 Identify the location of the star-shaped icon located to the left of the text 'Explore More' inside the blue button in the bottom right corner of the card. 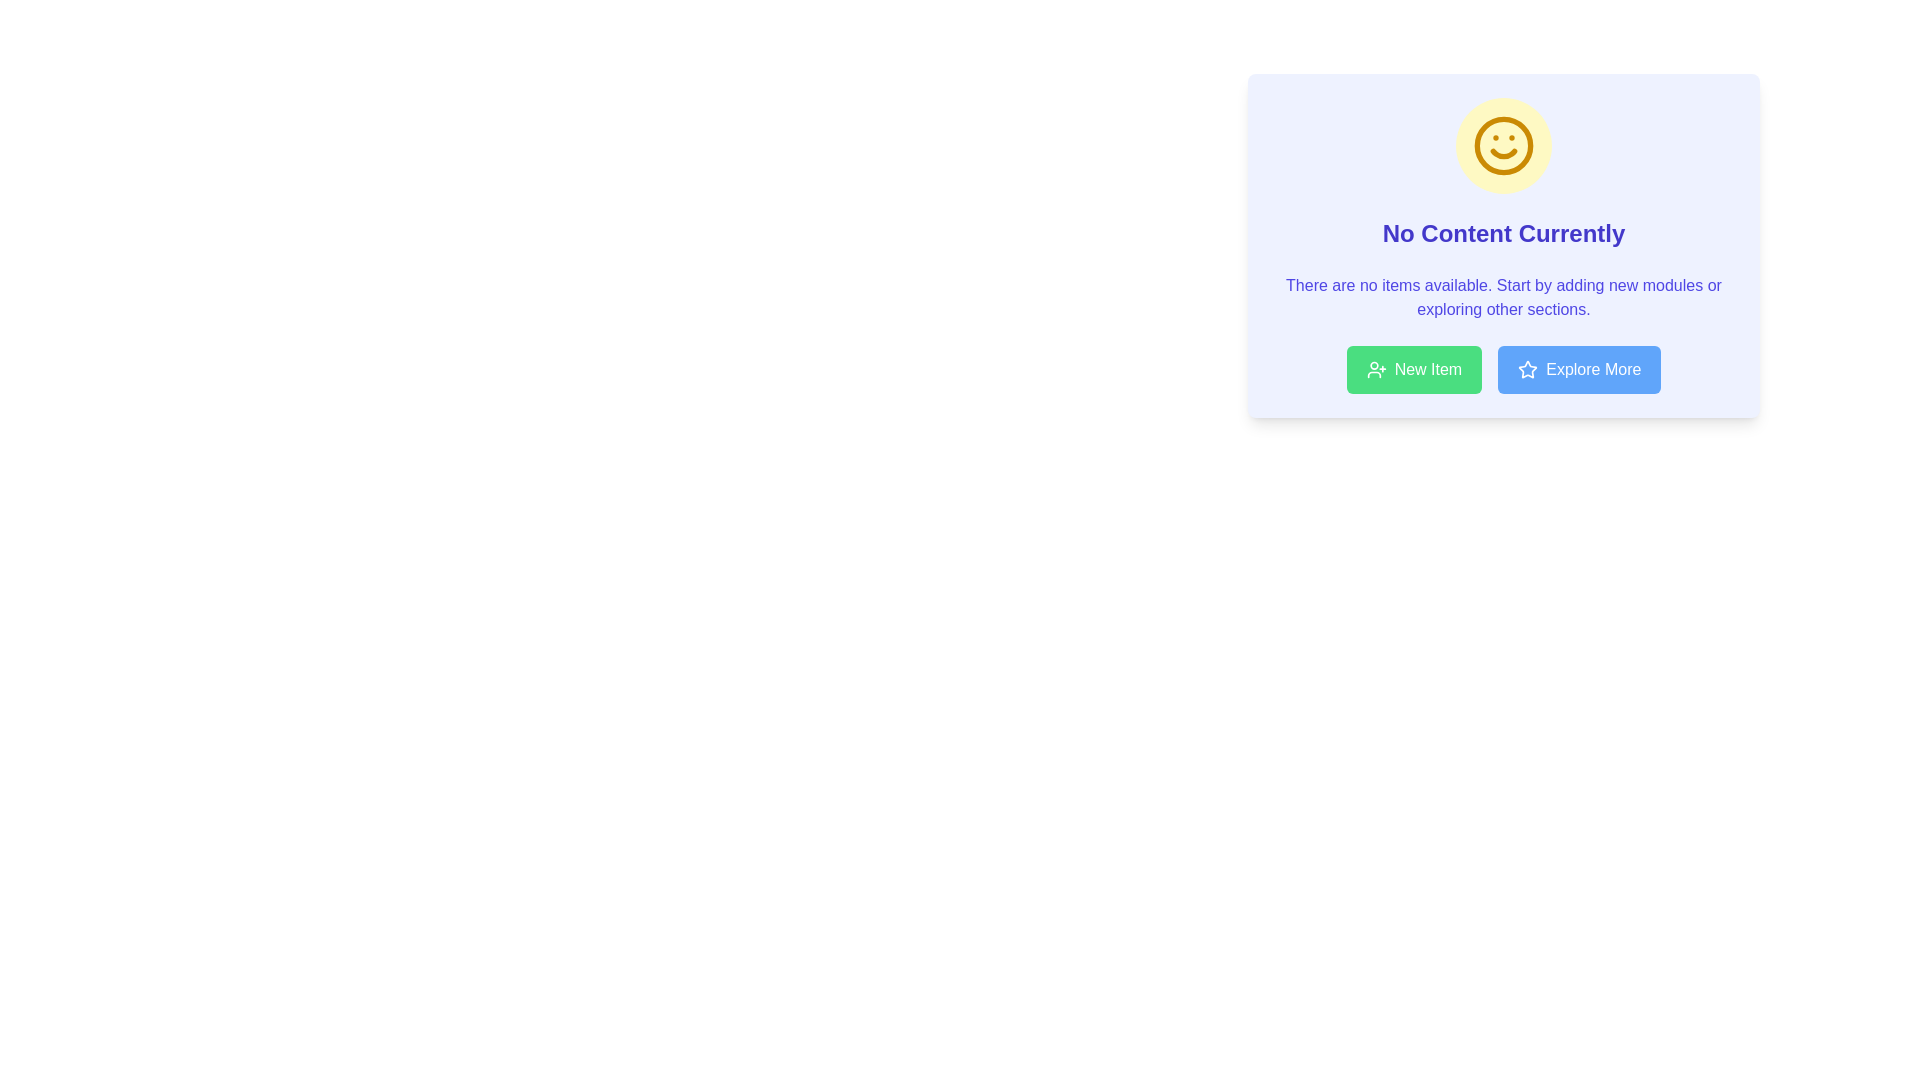
(1527, 370).